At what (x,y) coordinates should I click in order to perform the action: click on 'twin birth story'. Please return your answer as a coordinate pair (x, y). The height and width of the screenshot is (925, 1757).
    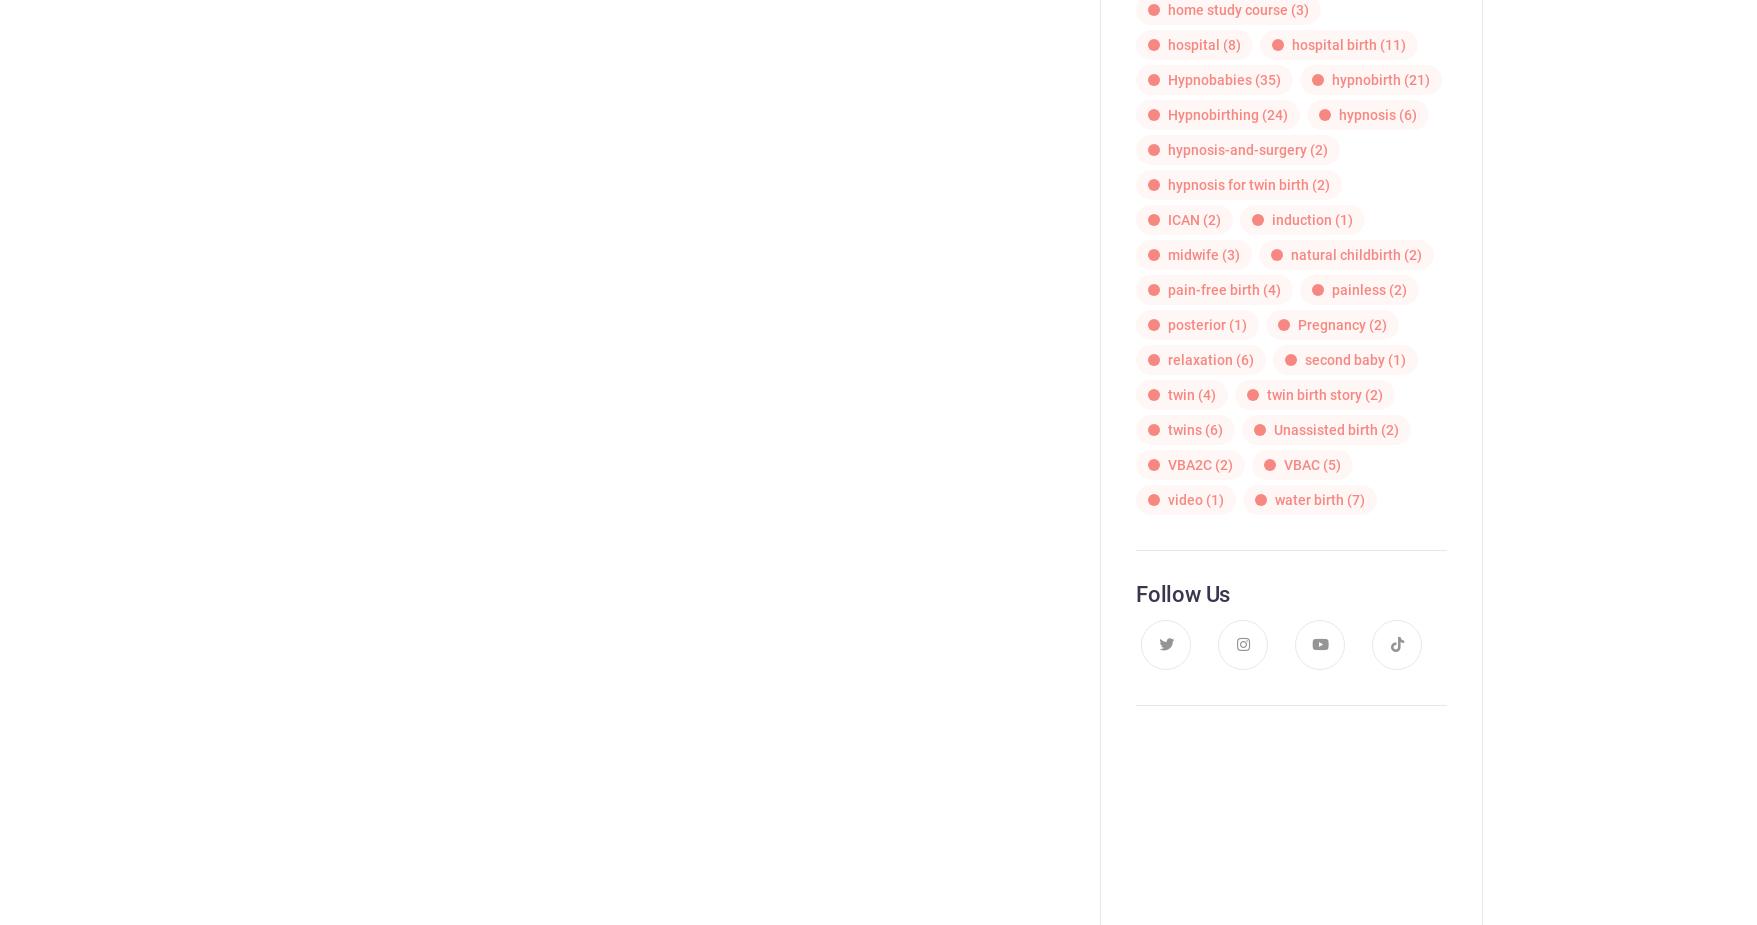
    Looking at the image, I should click on (1314, 392).